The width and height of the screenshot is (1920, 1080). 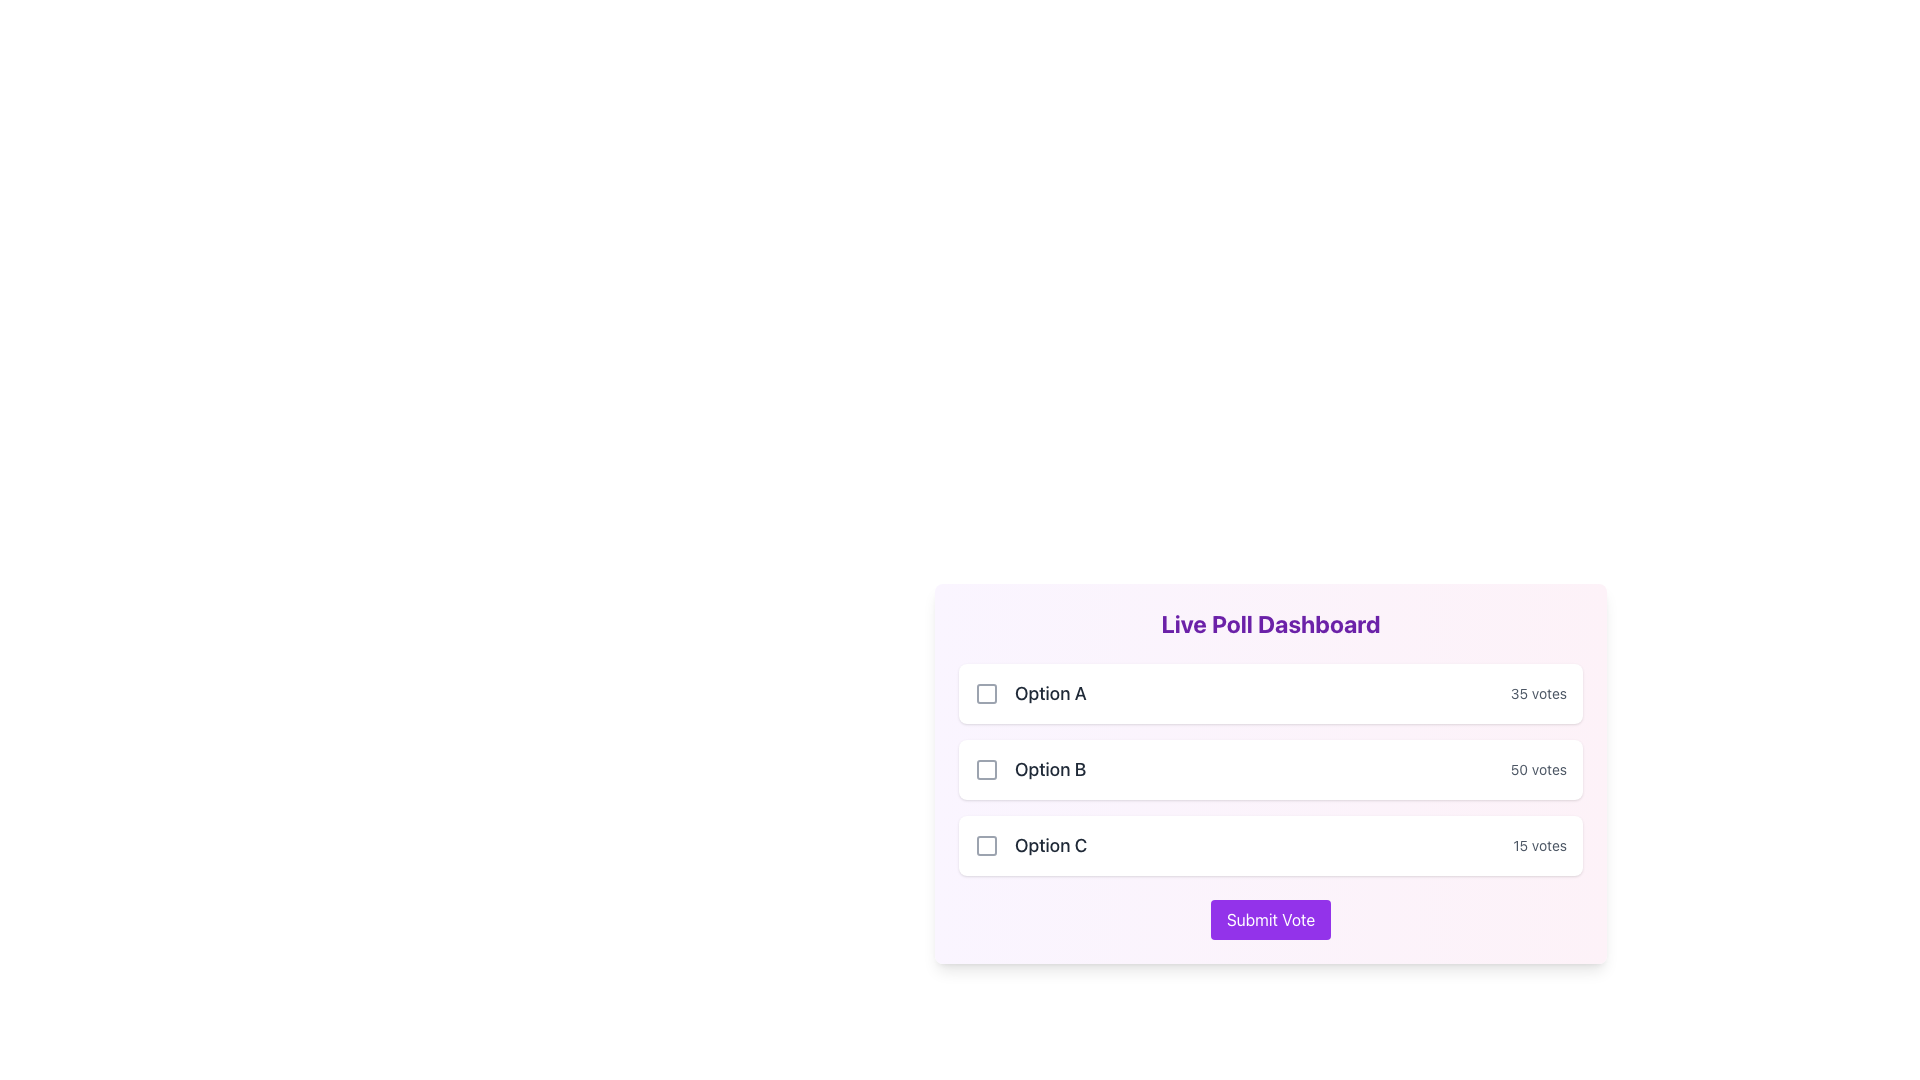 I want to click on the checkbox, so click(x=987, y=693).